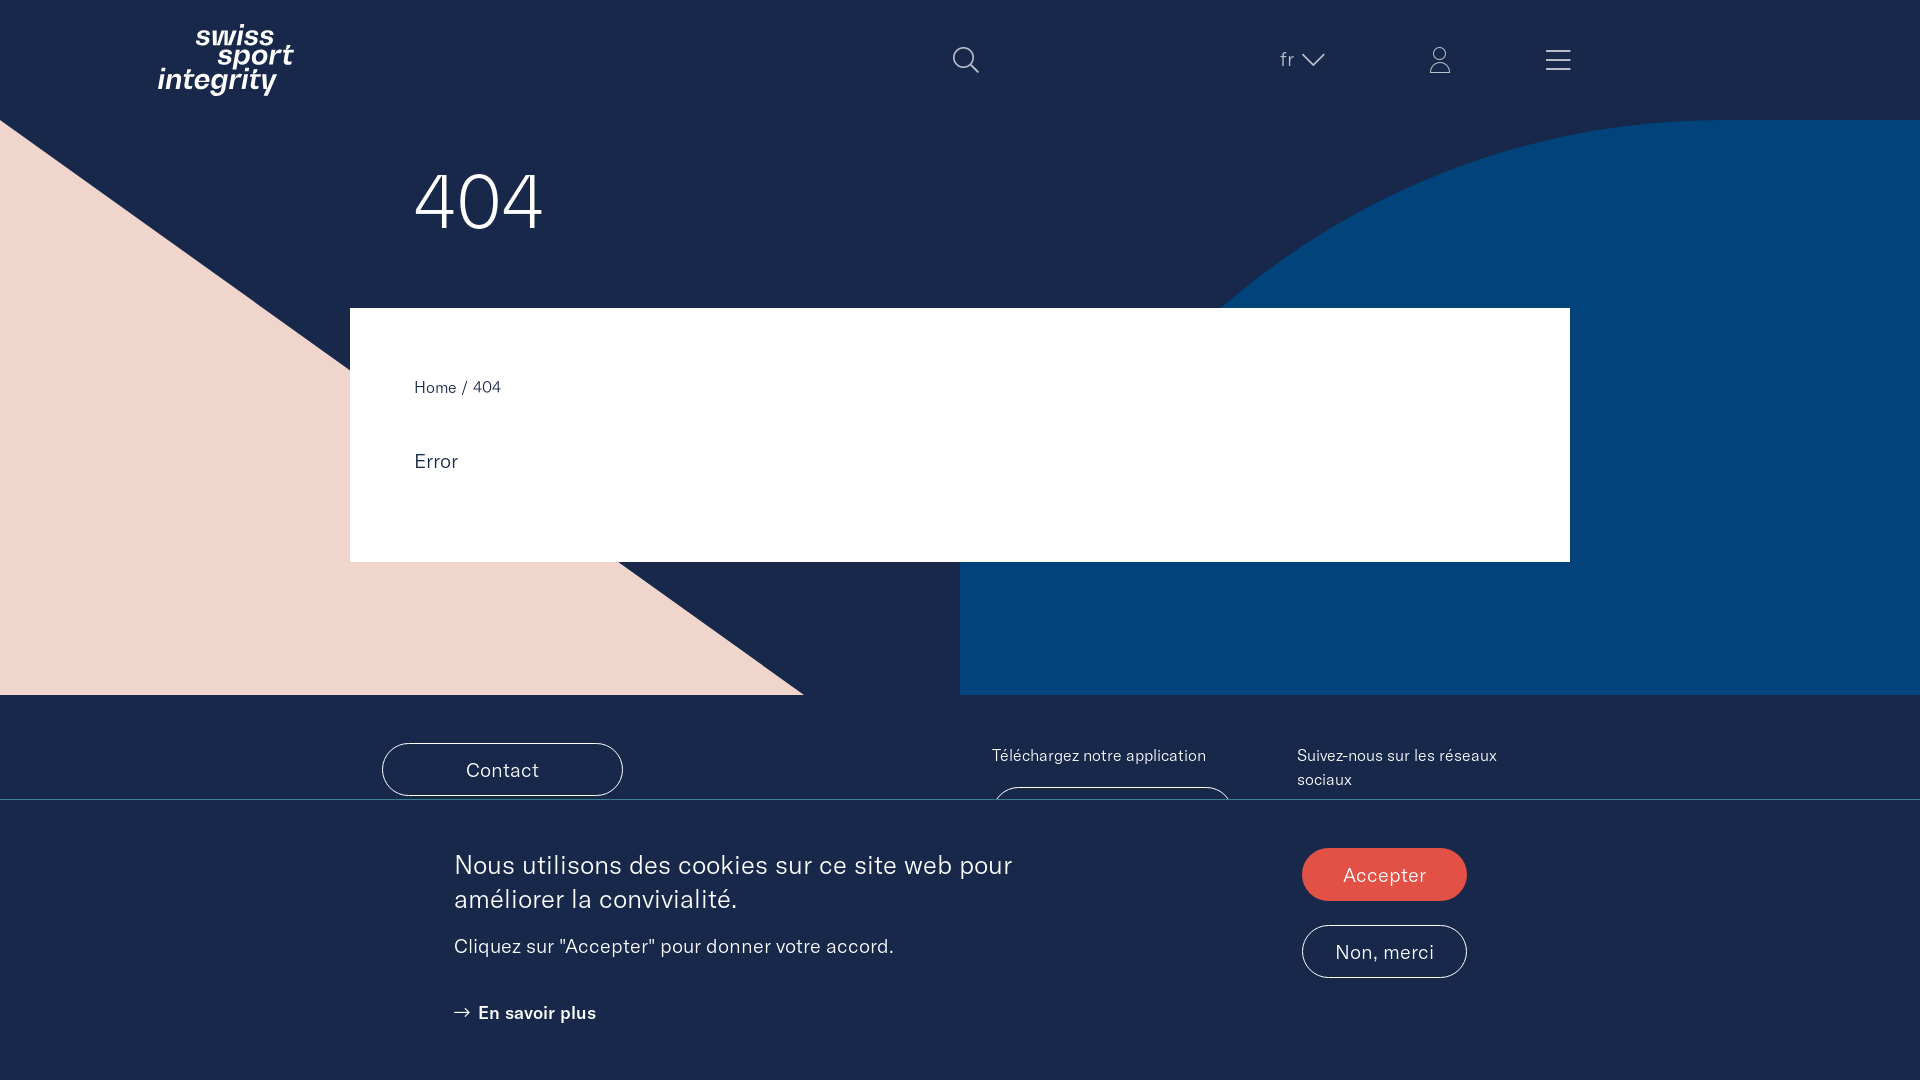 This screenshot has width=1920, height=1080. Describe the element at coordinates (1357, 830) in the screenshot. I see `'Facebook'` at that location.